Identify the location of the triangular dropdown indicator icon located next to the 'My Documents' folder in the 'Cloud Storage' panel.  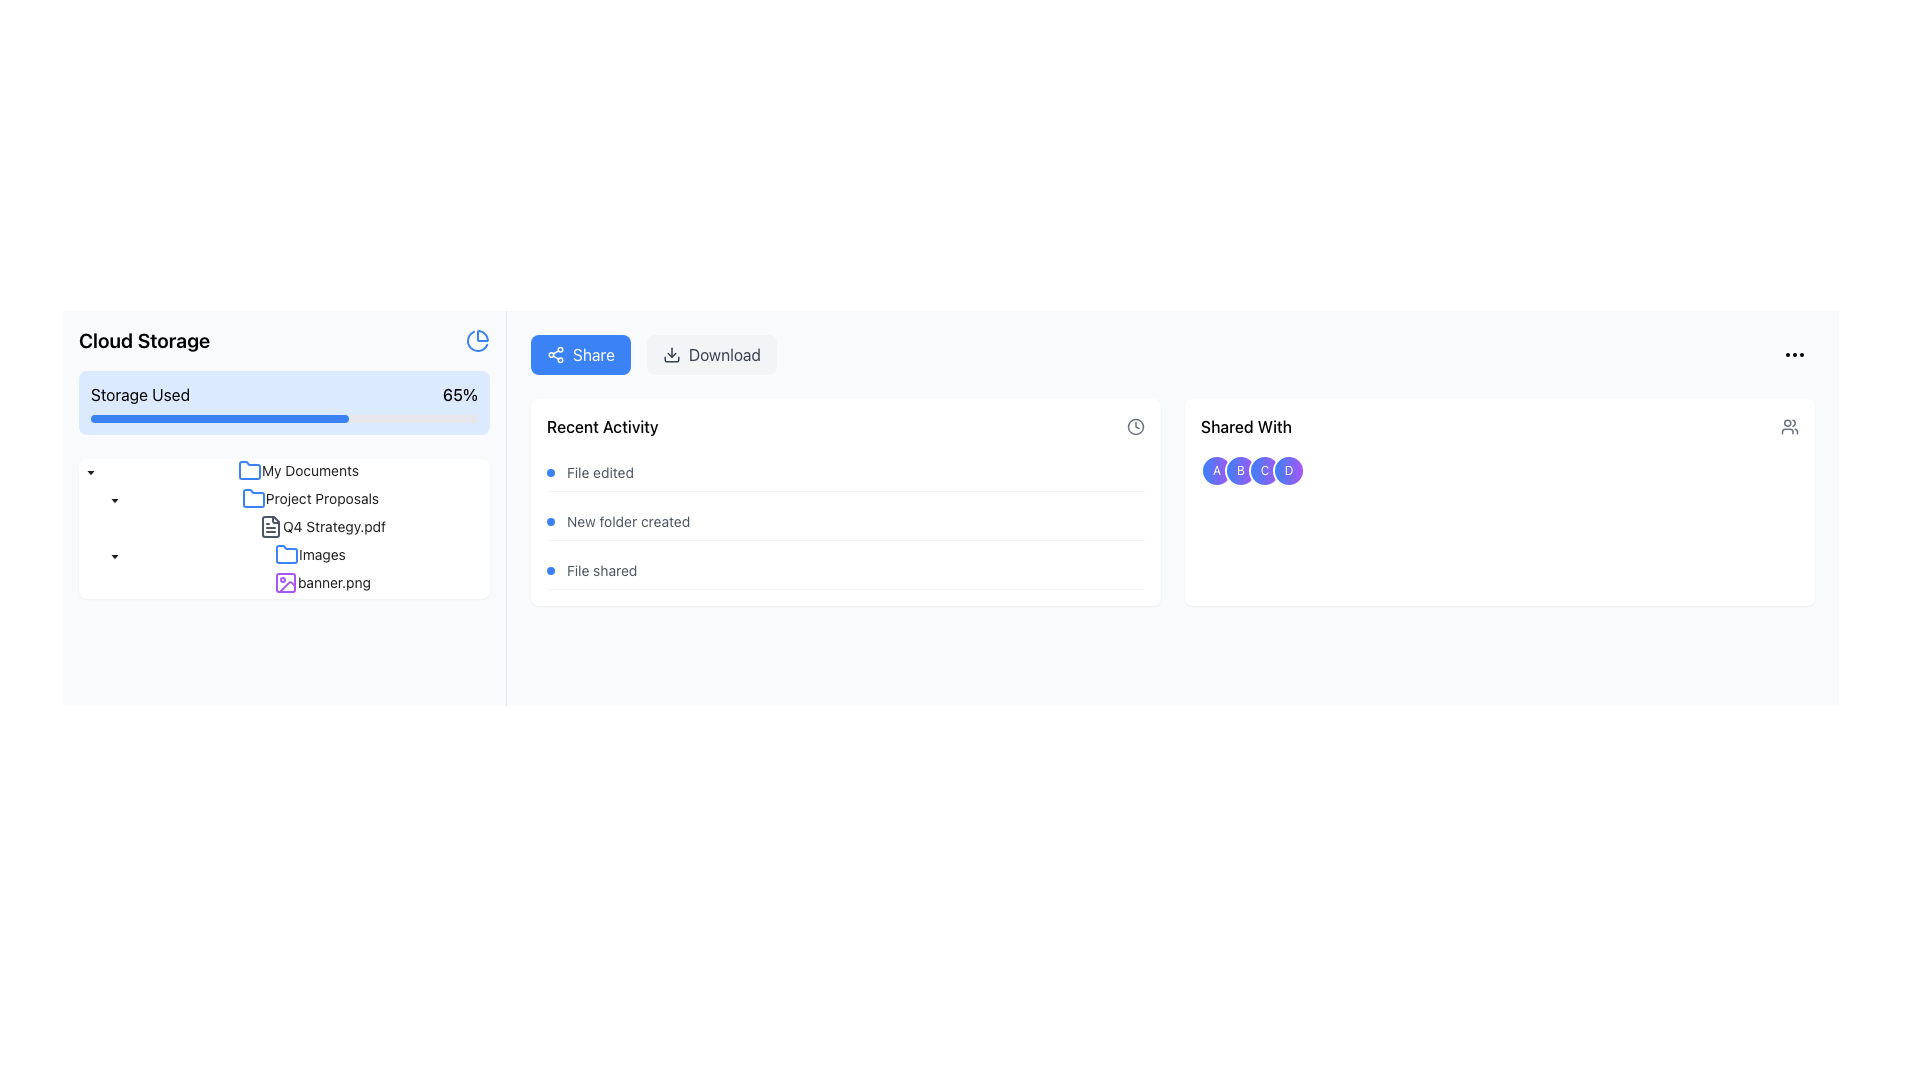
(114, 500).